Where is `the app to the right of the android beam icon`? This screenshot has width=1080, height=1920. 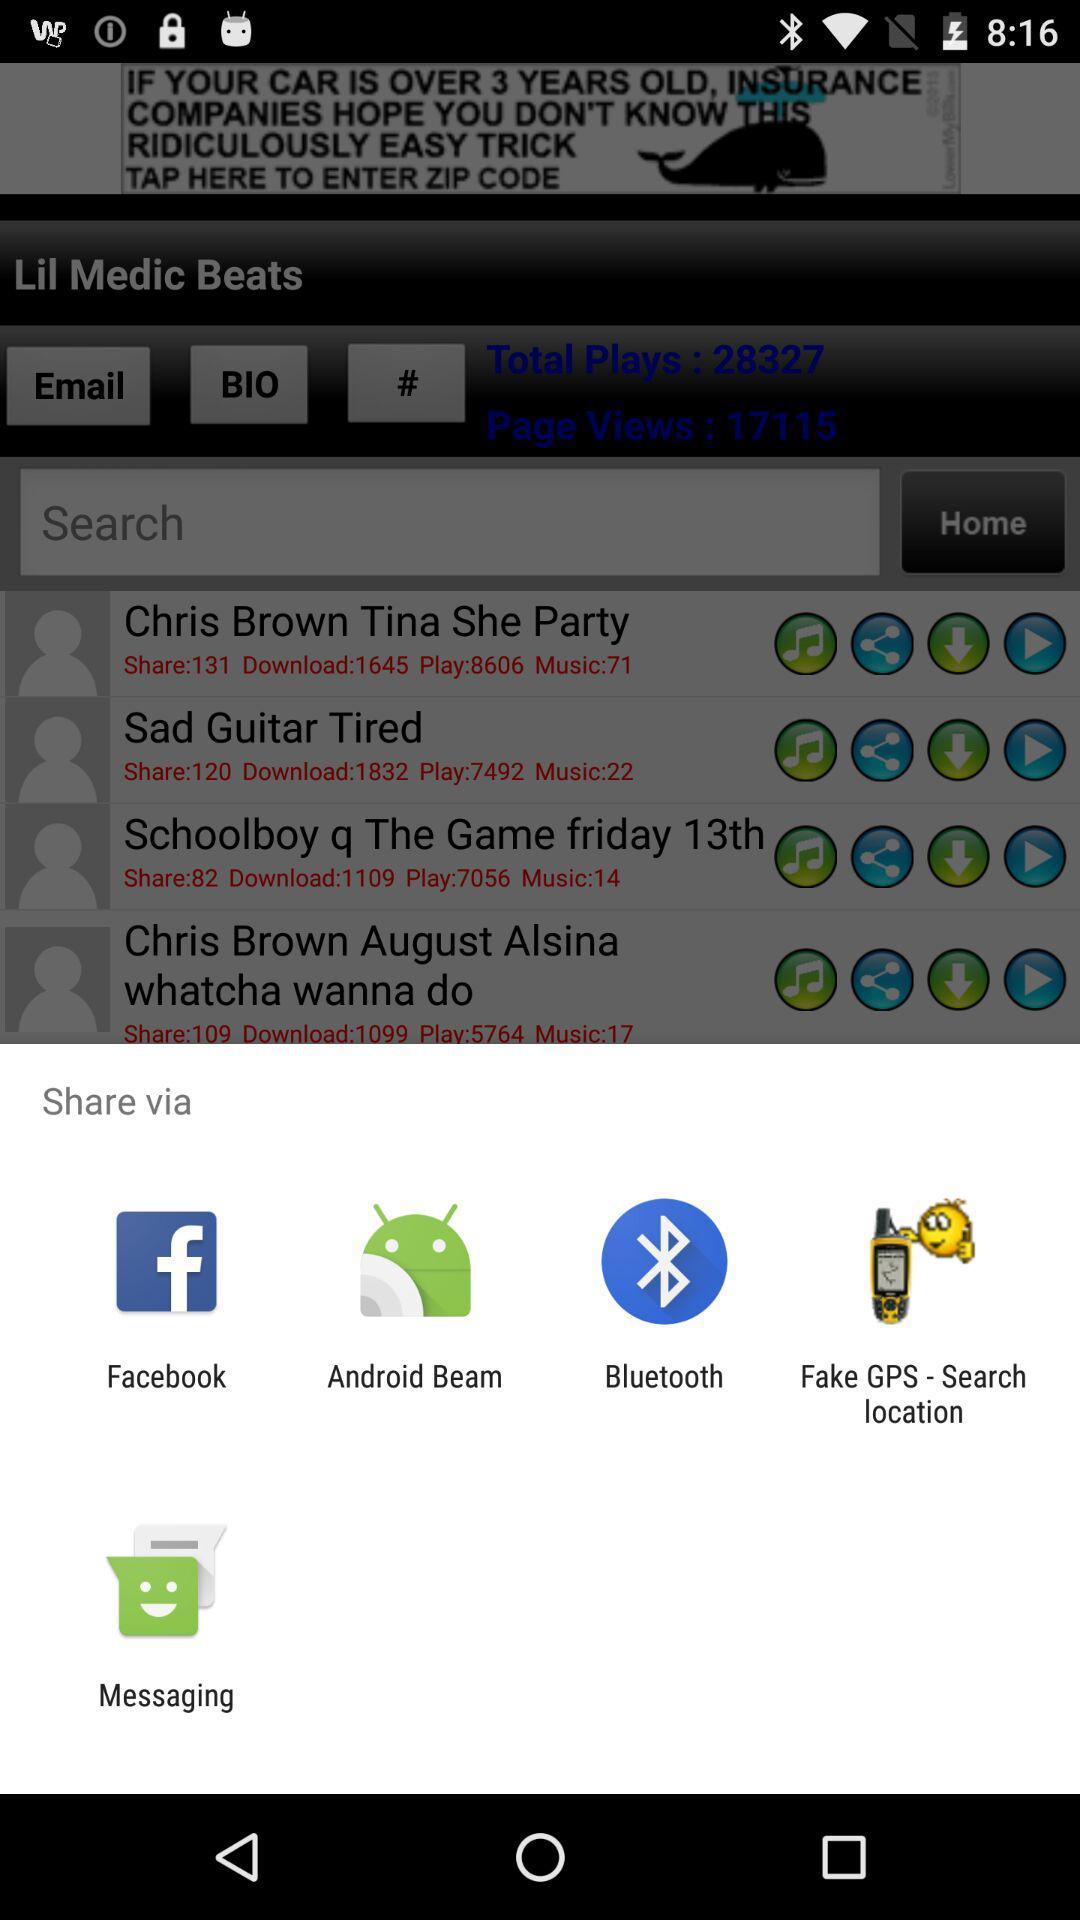 the app to the right of the android beam icon is located at coordinates (664, 1392).